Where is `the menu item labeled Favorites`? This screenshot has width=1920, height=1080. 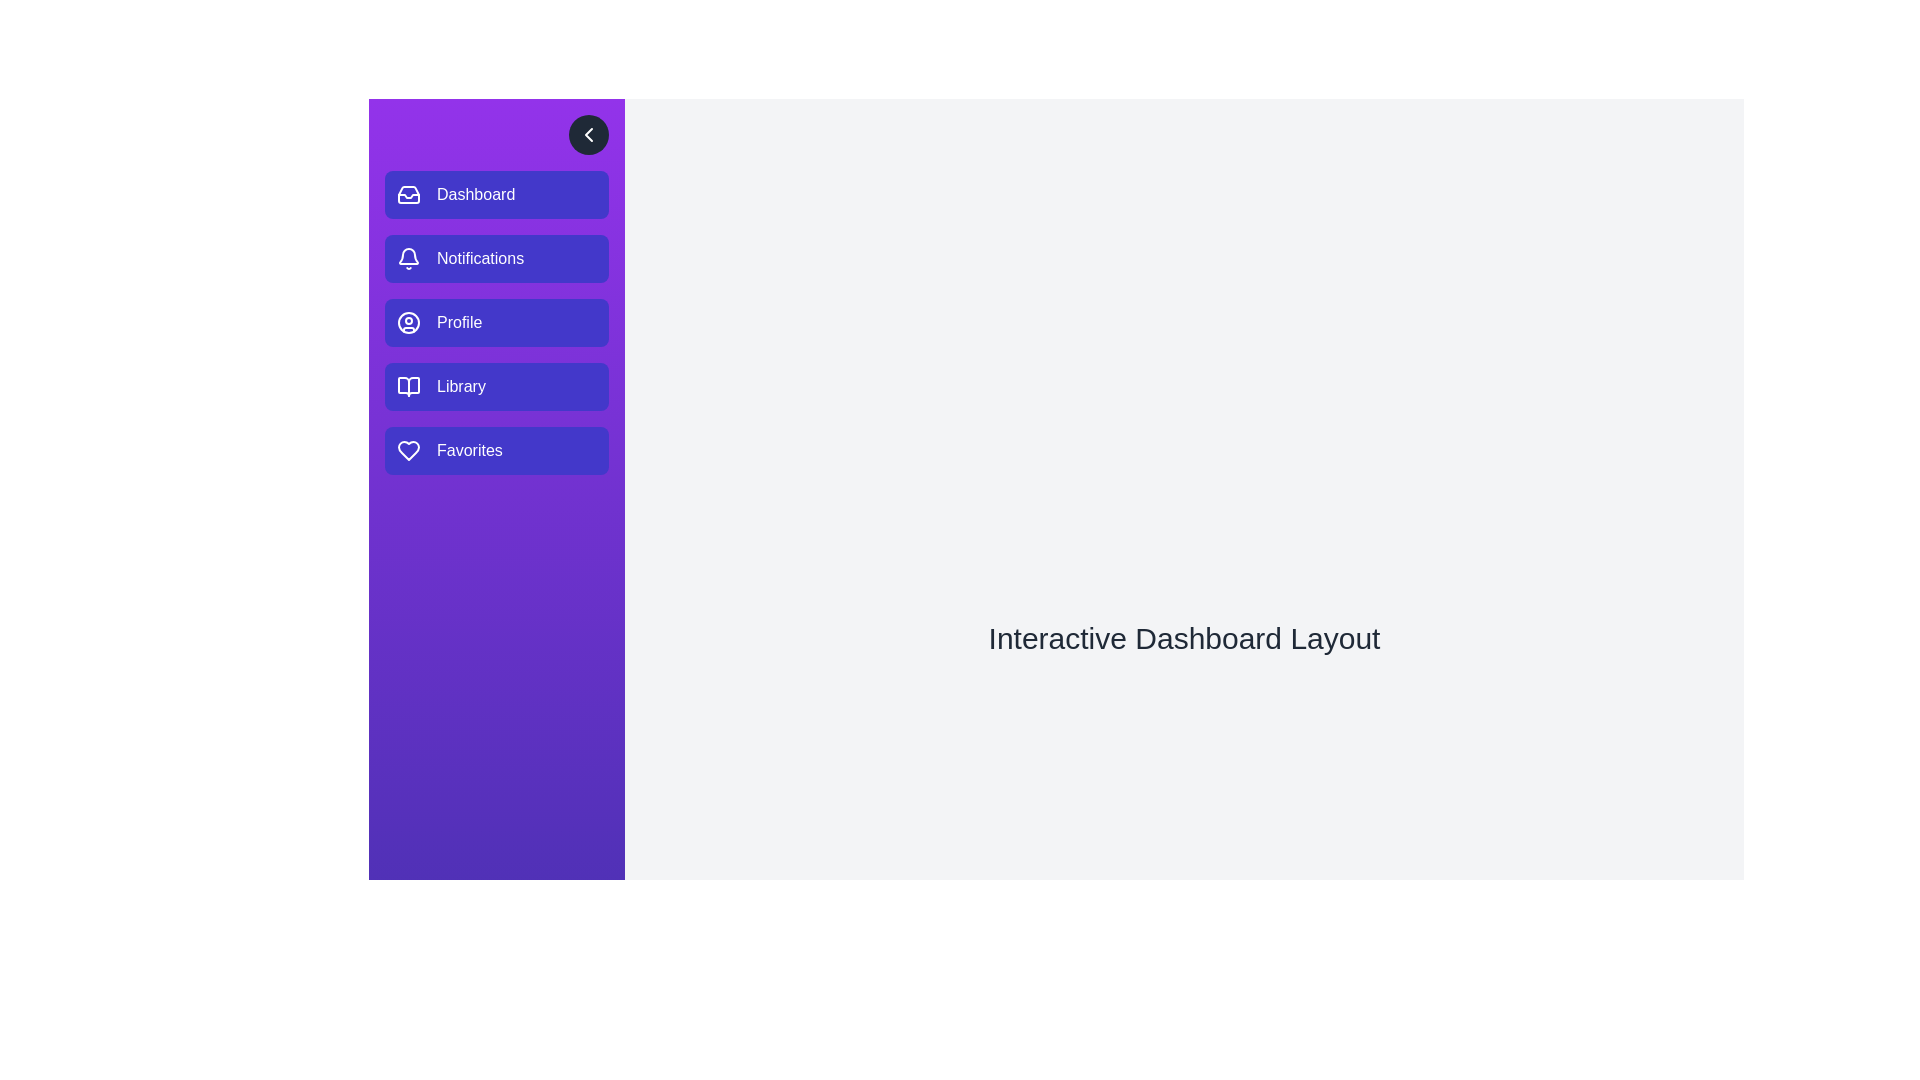
the menu item labeled Favorites is located at coordinates (497, 451).